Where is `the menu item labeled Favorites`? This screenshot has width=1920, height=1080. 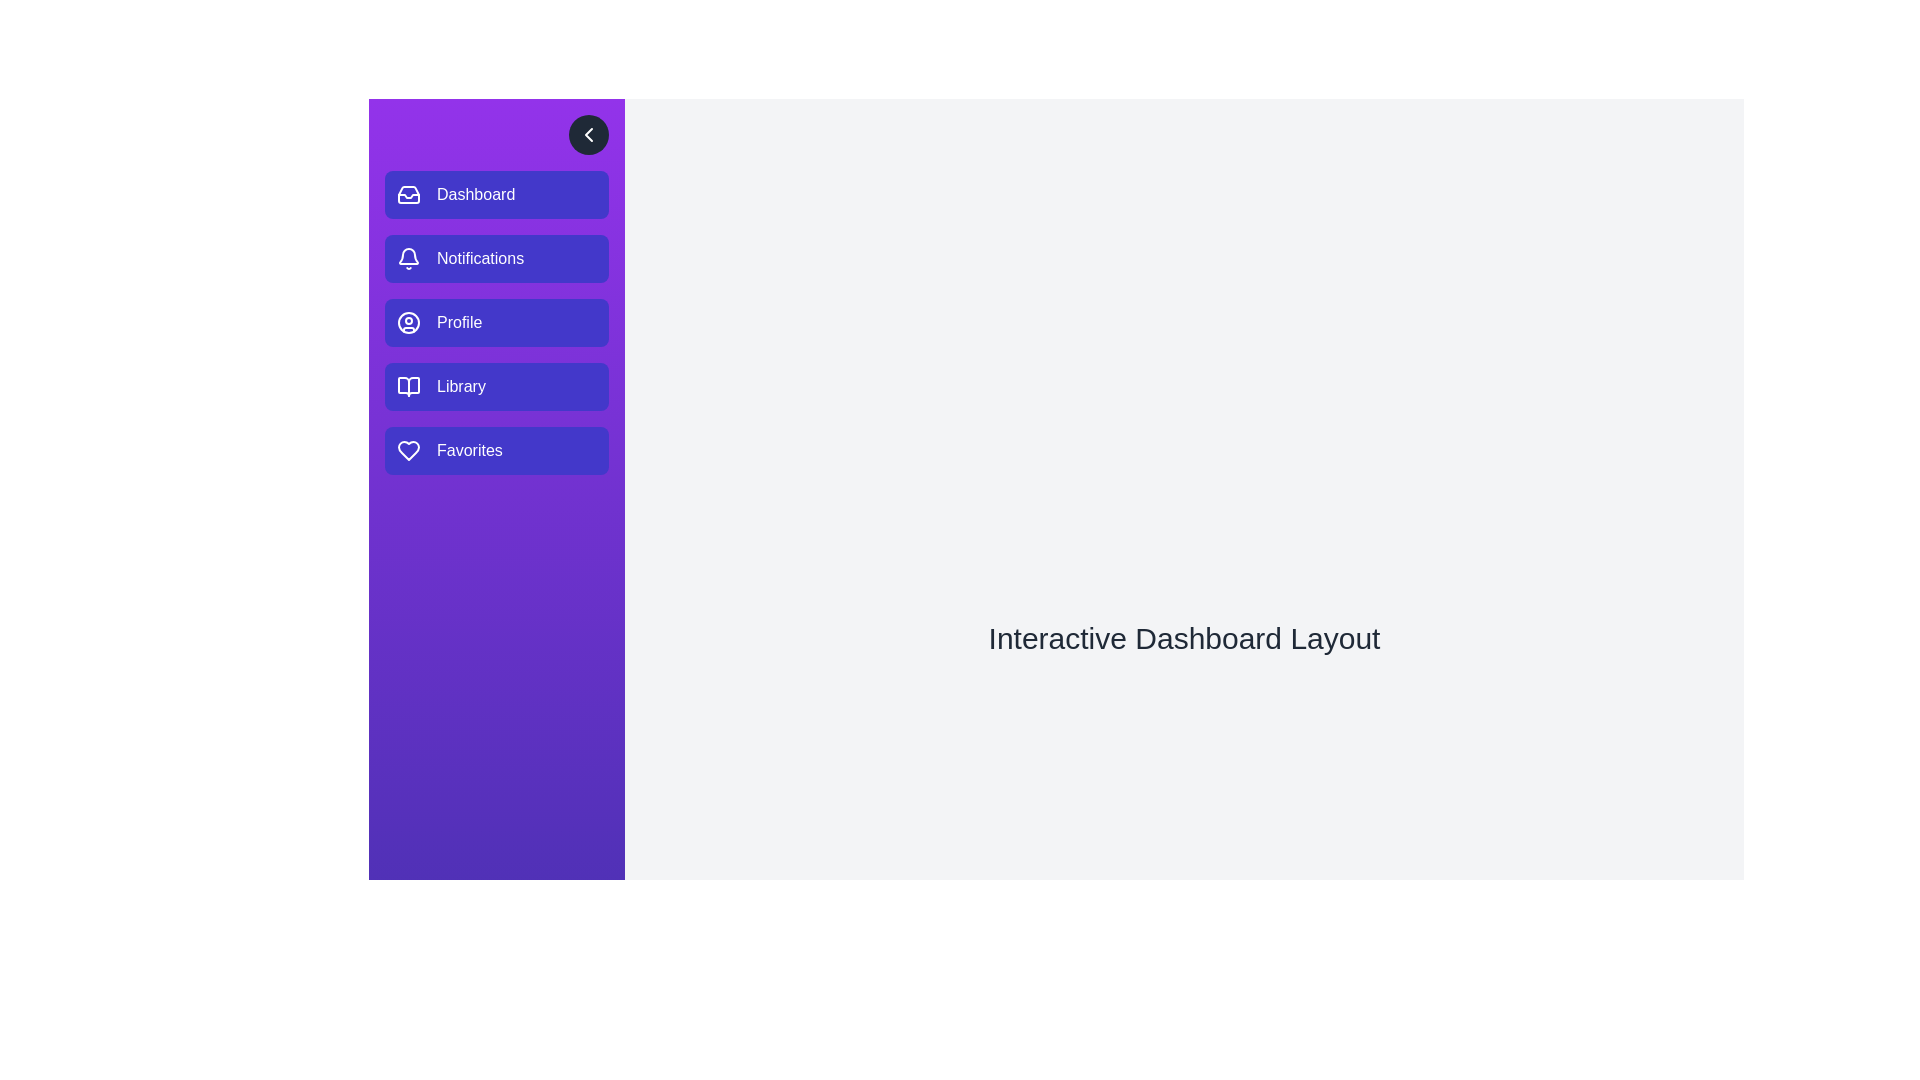
the menu item labeled Favorites is located at coordinates (497, 451).